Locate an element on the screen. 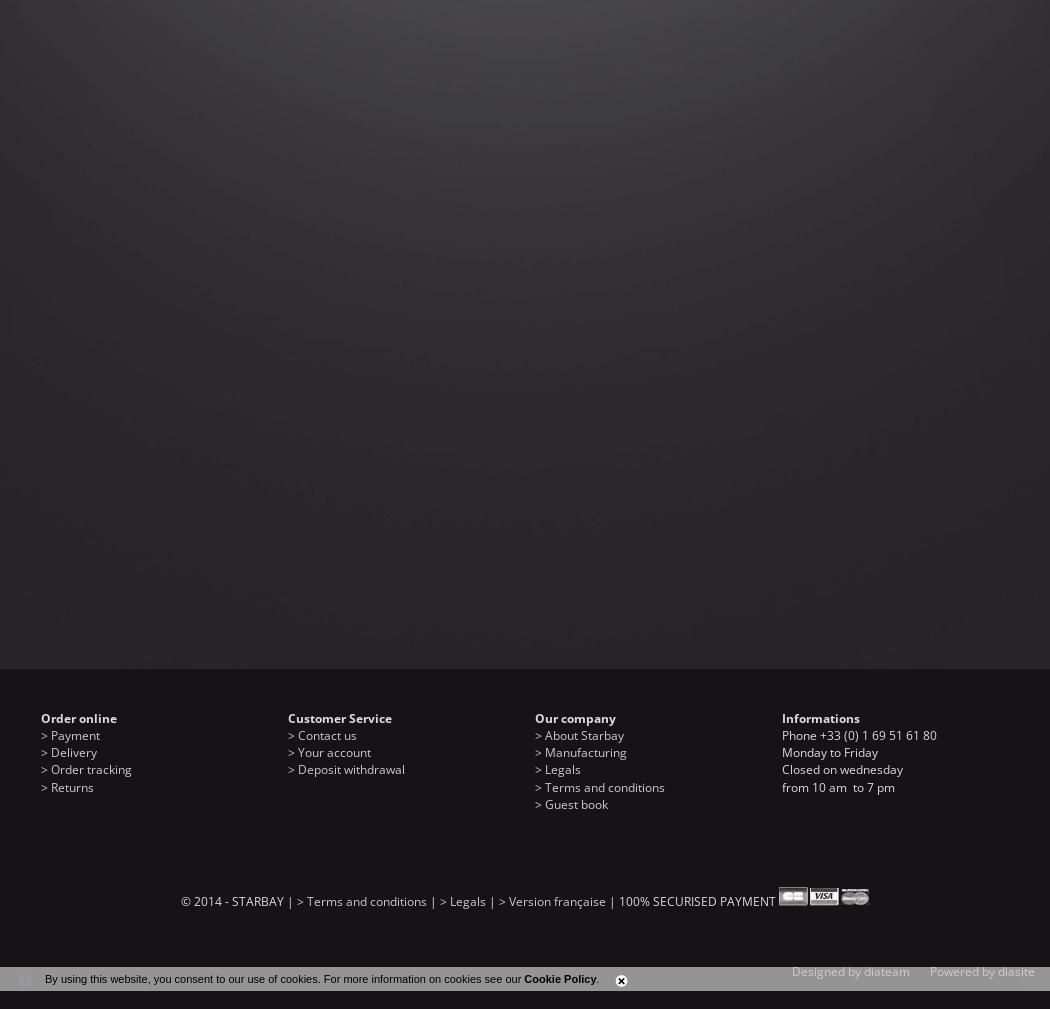  'from 10 am  to 7 pm' is located at coordinates (782, 786).